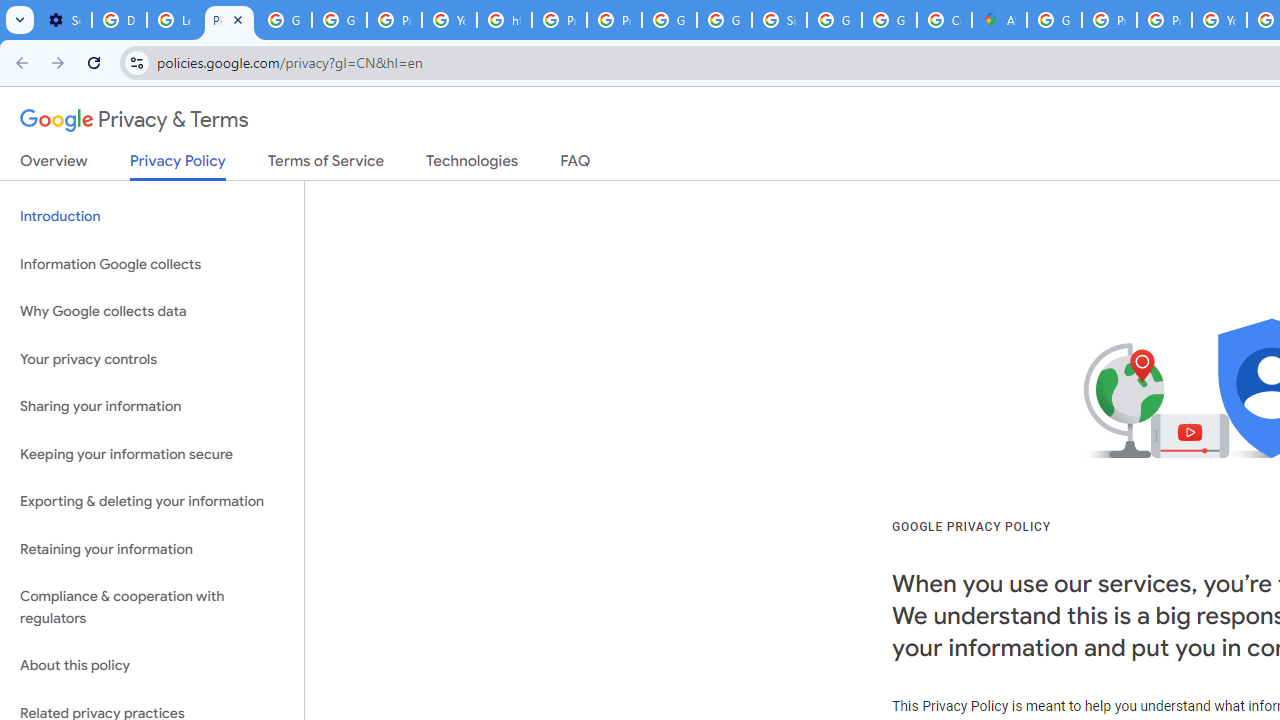 Image resolution: width=1280 pixels, height=720 pixels. I want to click on 'https://scholar.google.com/', so click(504, 20).